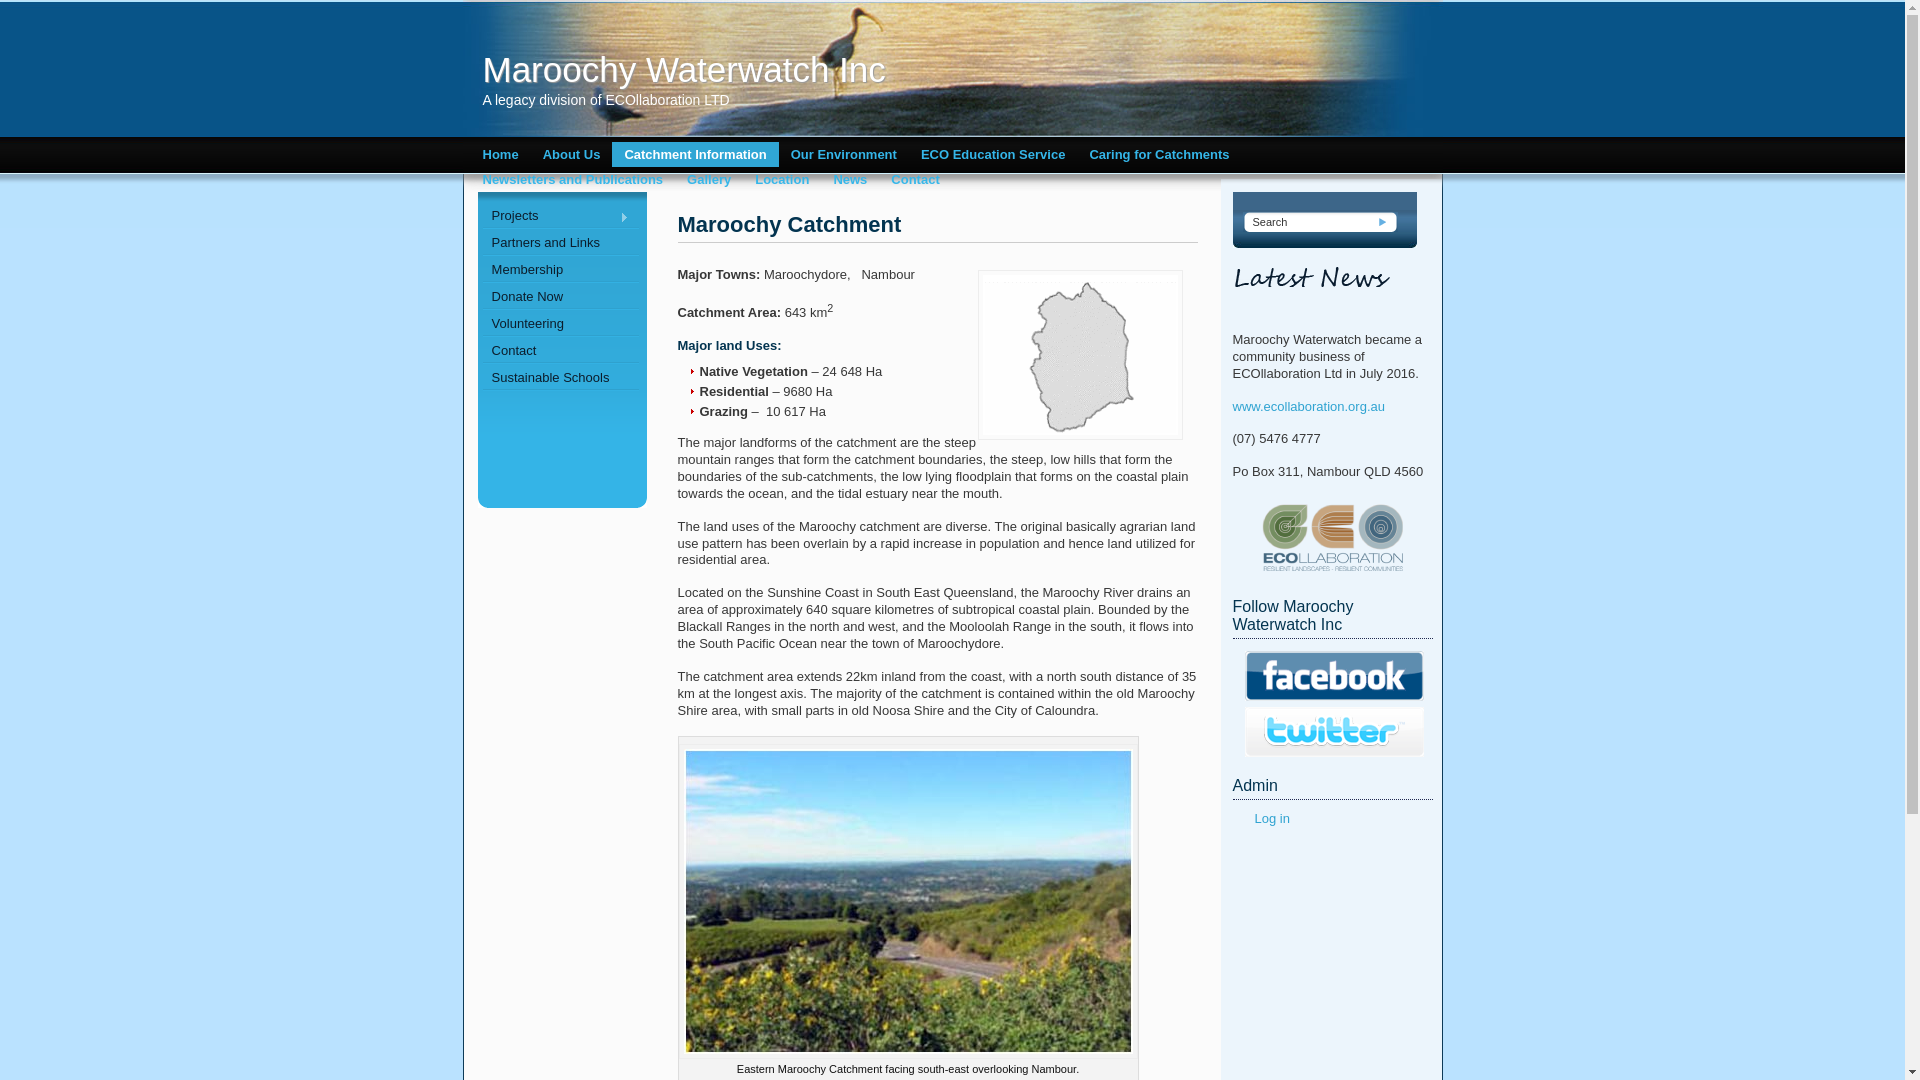  Describe the element at coordinates (560, 377) in the screenshot. I see `'Sustainable Schools'` at that location.